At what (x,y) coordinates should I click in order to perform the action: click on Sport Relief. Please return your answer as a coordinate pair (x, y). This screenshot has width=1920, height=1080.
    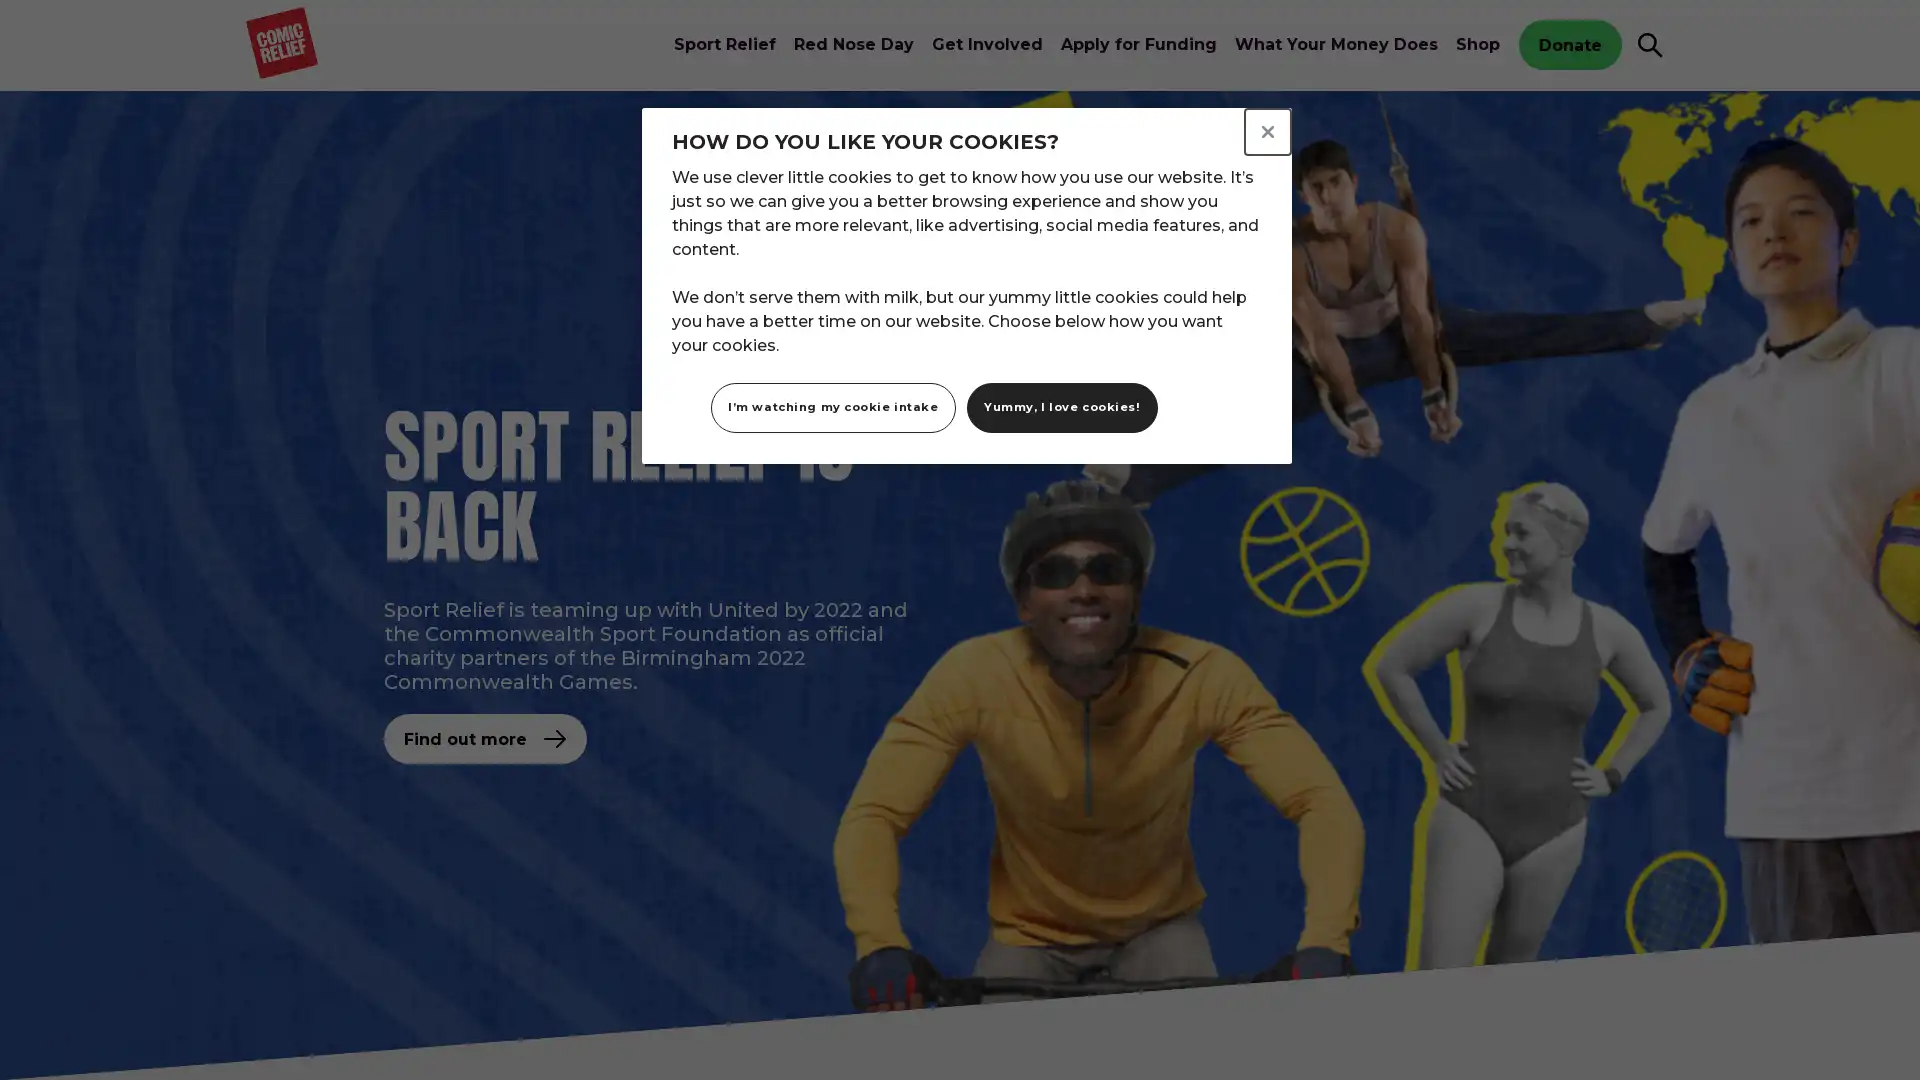
    Looking at the image, I should click on (723, 45).